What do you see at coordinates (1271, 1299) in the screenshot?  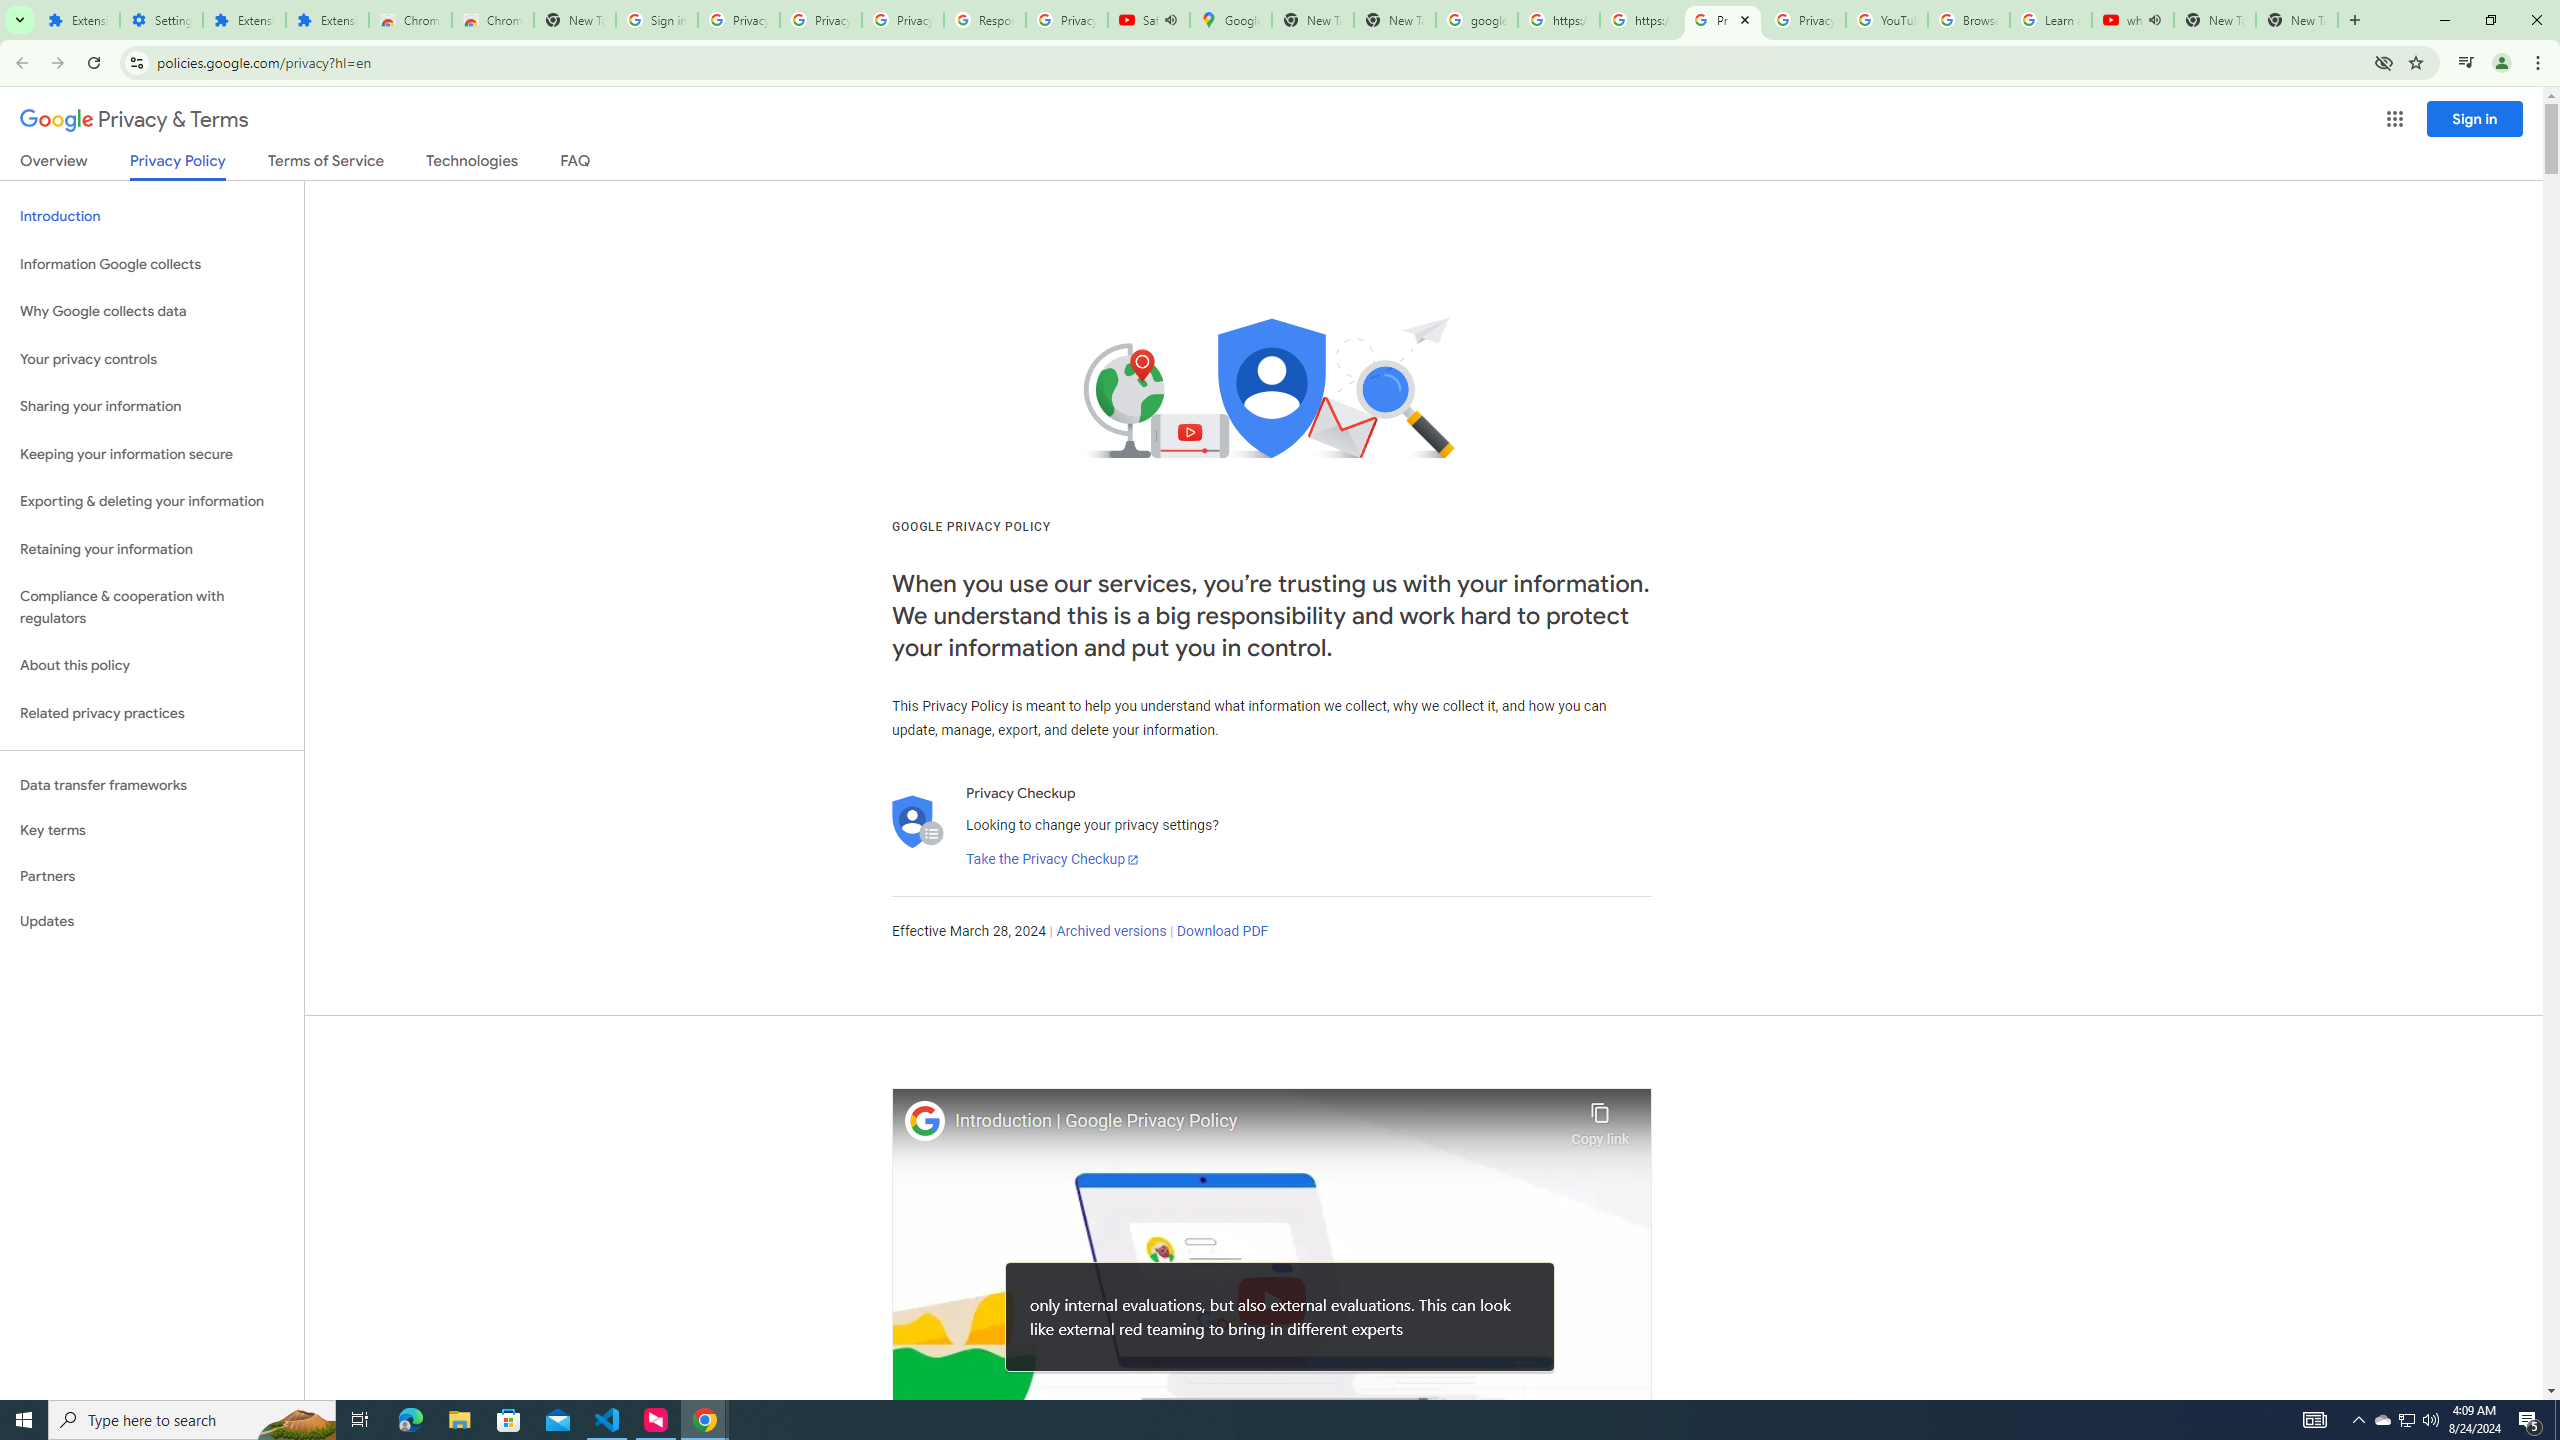 I see `'Play'` at bounding box center [1271, 1299].